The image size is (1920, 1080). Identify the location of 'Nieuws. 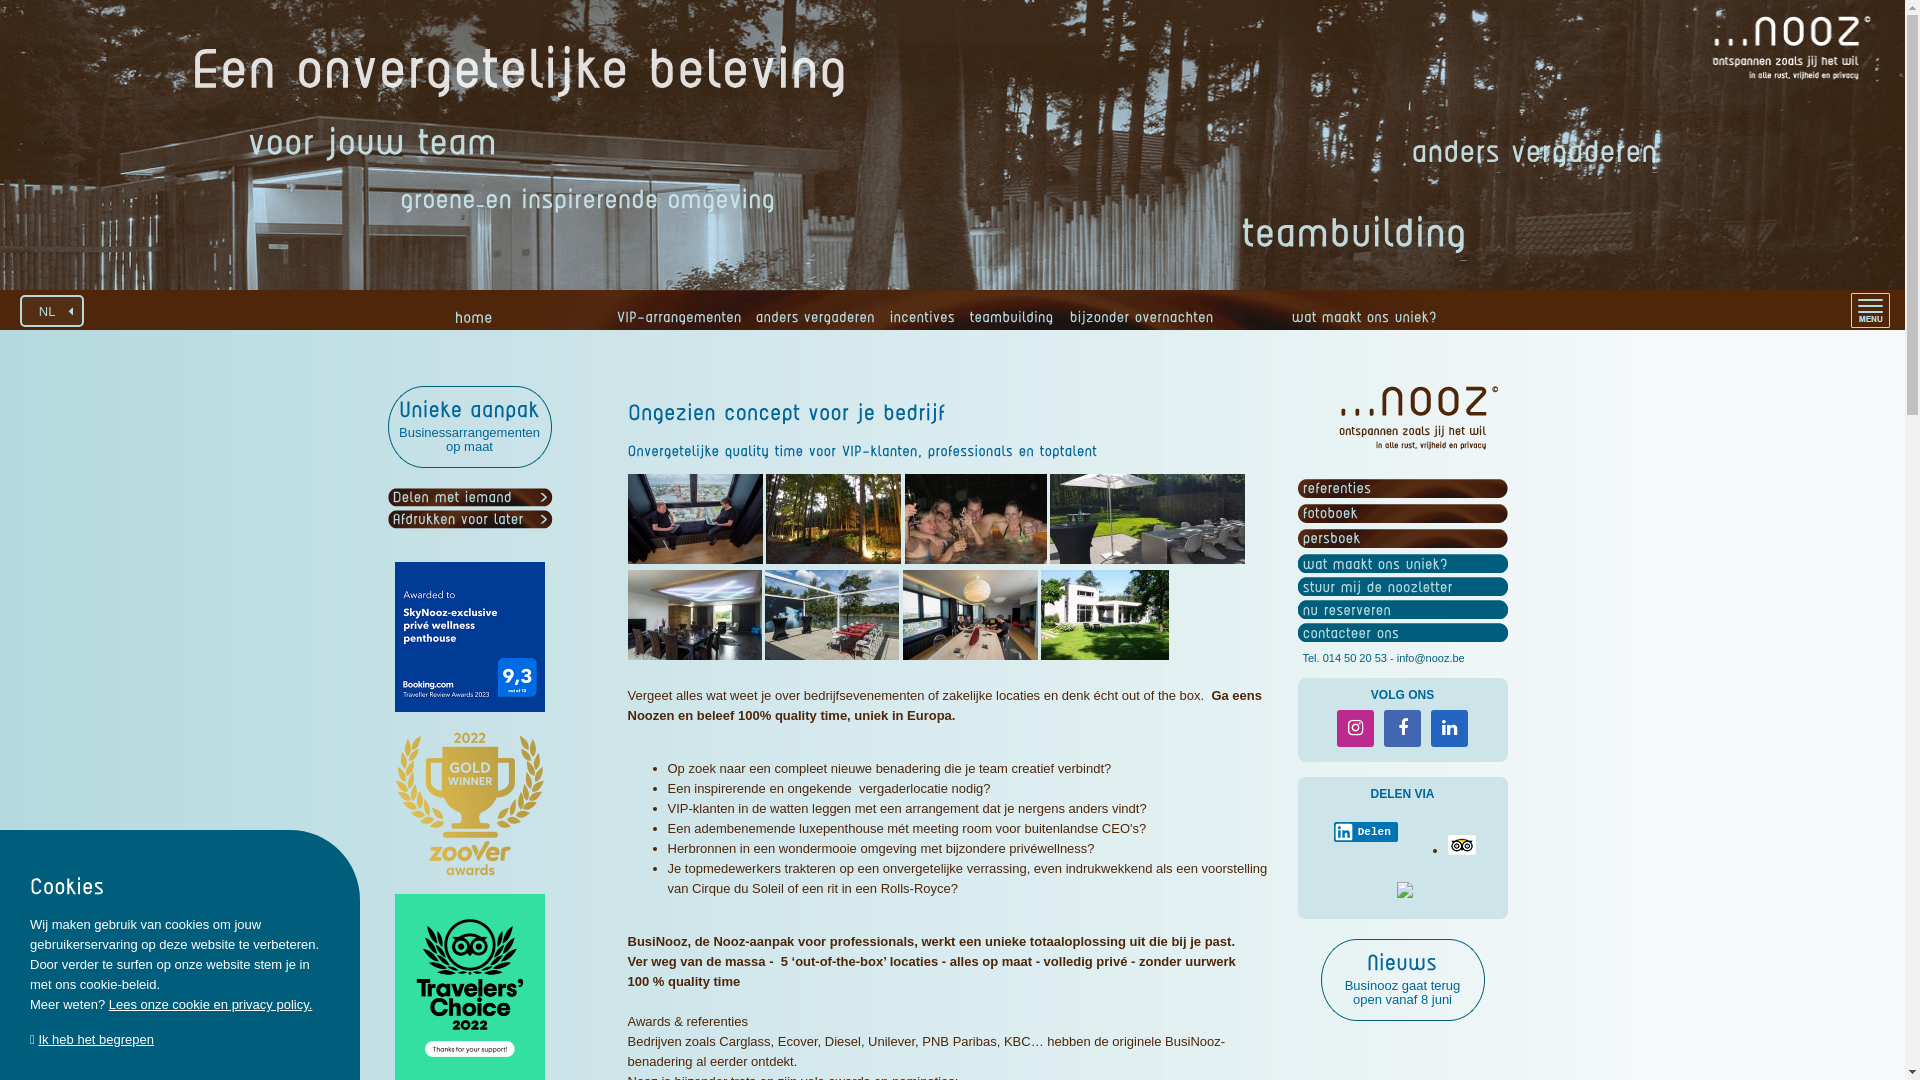
(1320, 978).